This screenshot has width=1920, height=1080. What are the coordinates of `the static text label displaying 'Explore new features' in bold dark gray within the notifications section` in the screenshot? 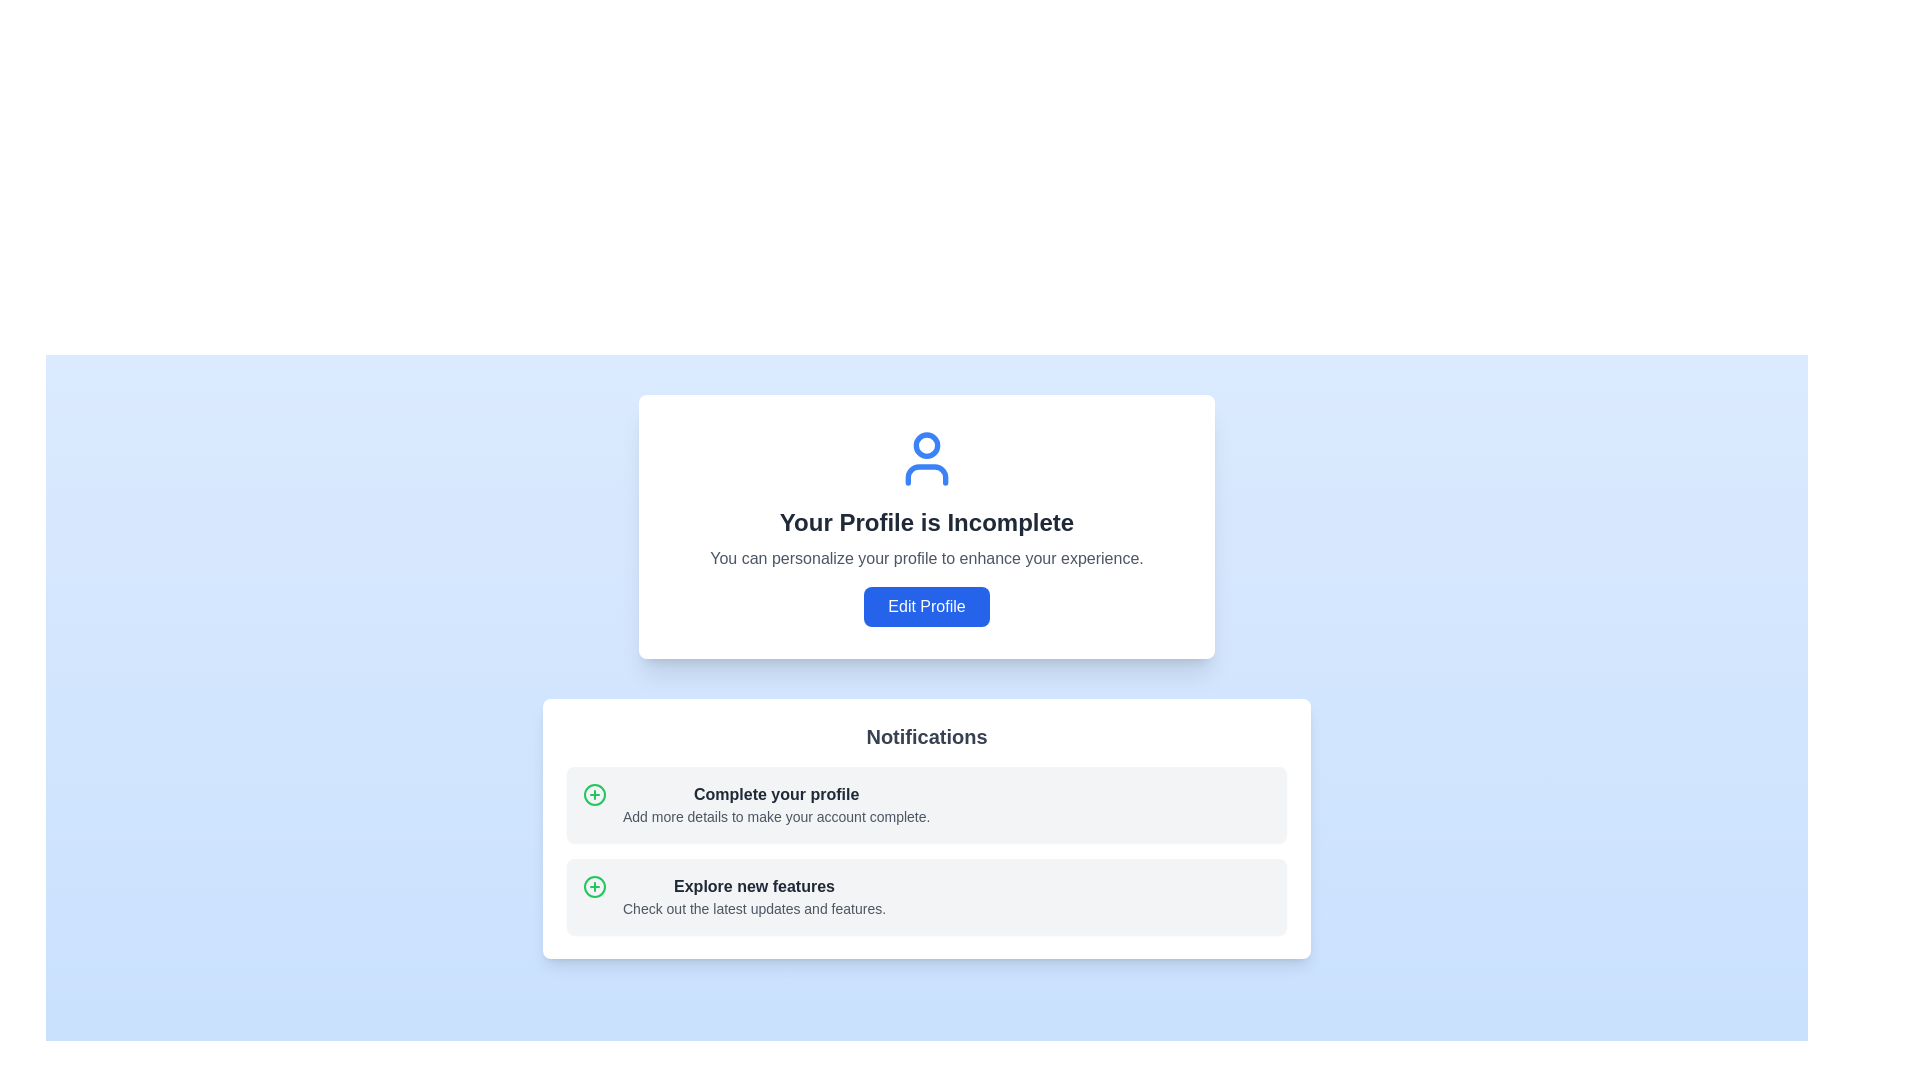 It's located at (753, 886).